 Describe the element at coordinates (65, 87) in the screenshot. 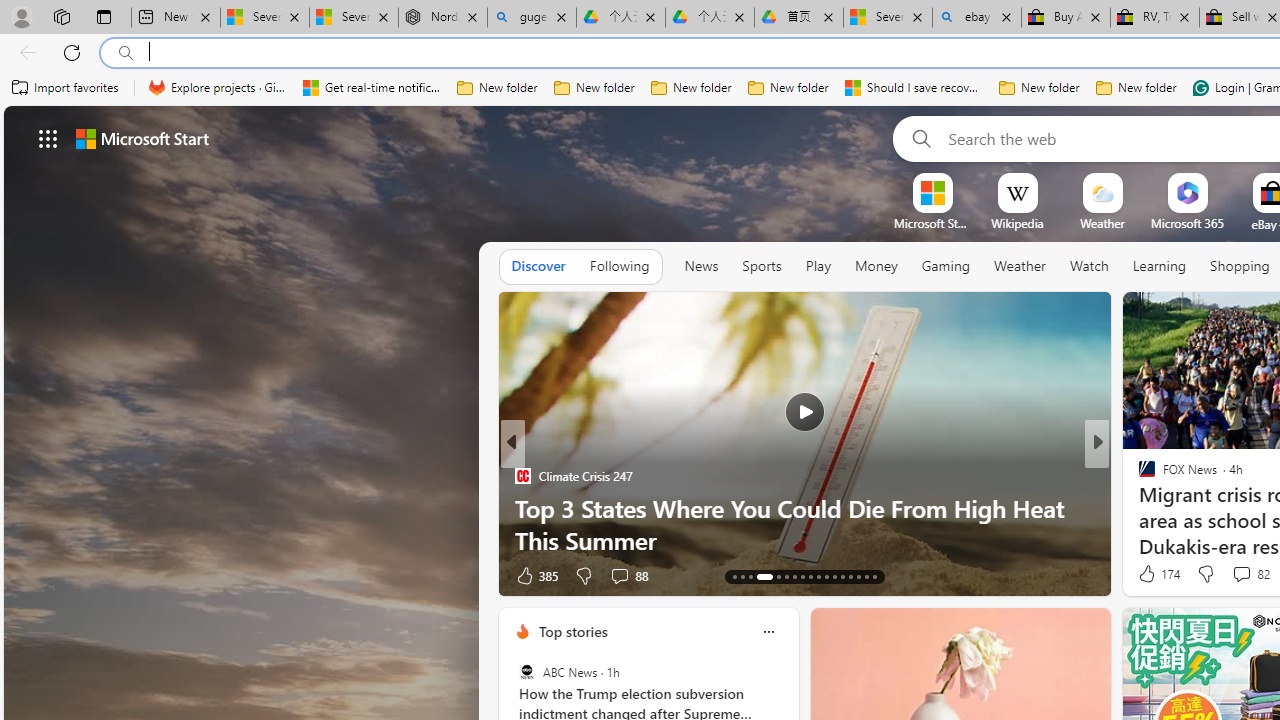

I see `'Import favorites'` at that location.